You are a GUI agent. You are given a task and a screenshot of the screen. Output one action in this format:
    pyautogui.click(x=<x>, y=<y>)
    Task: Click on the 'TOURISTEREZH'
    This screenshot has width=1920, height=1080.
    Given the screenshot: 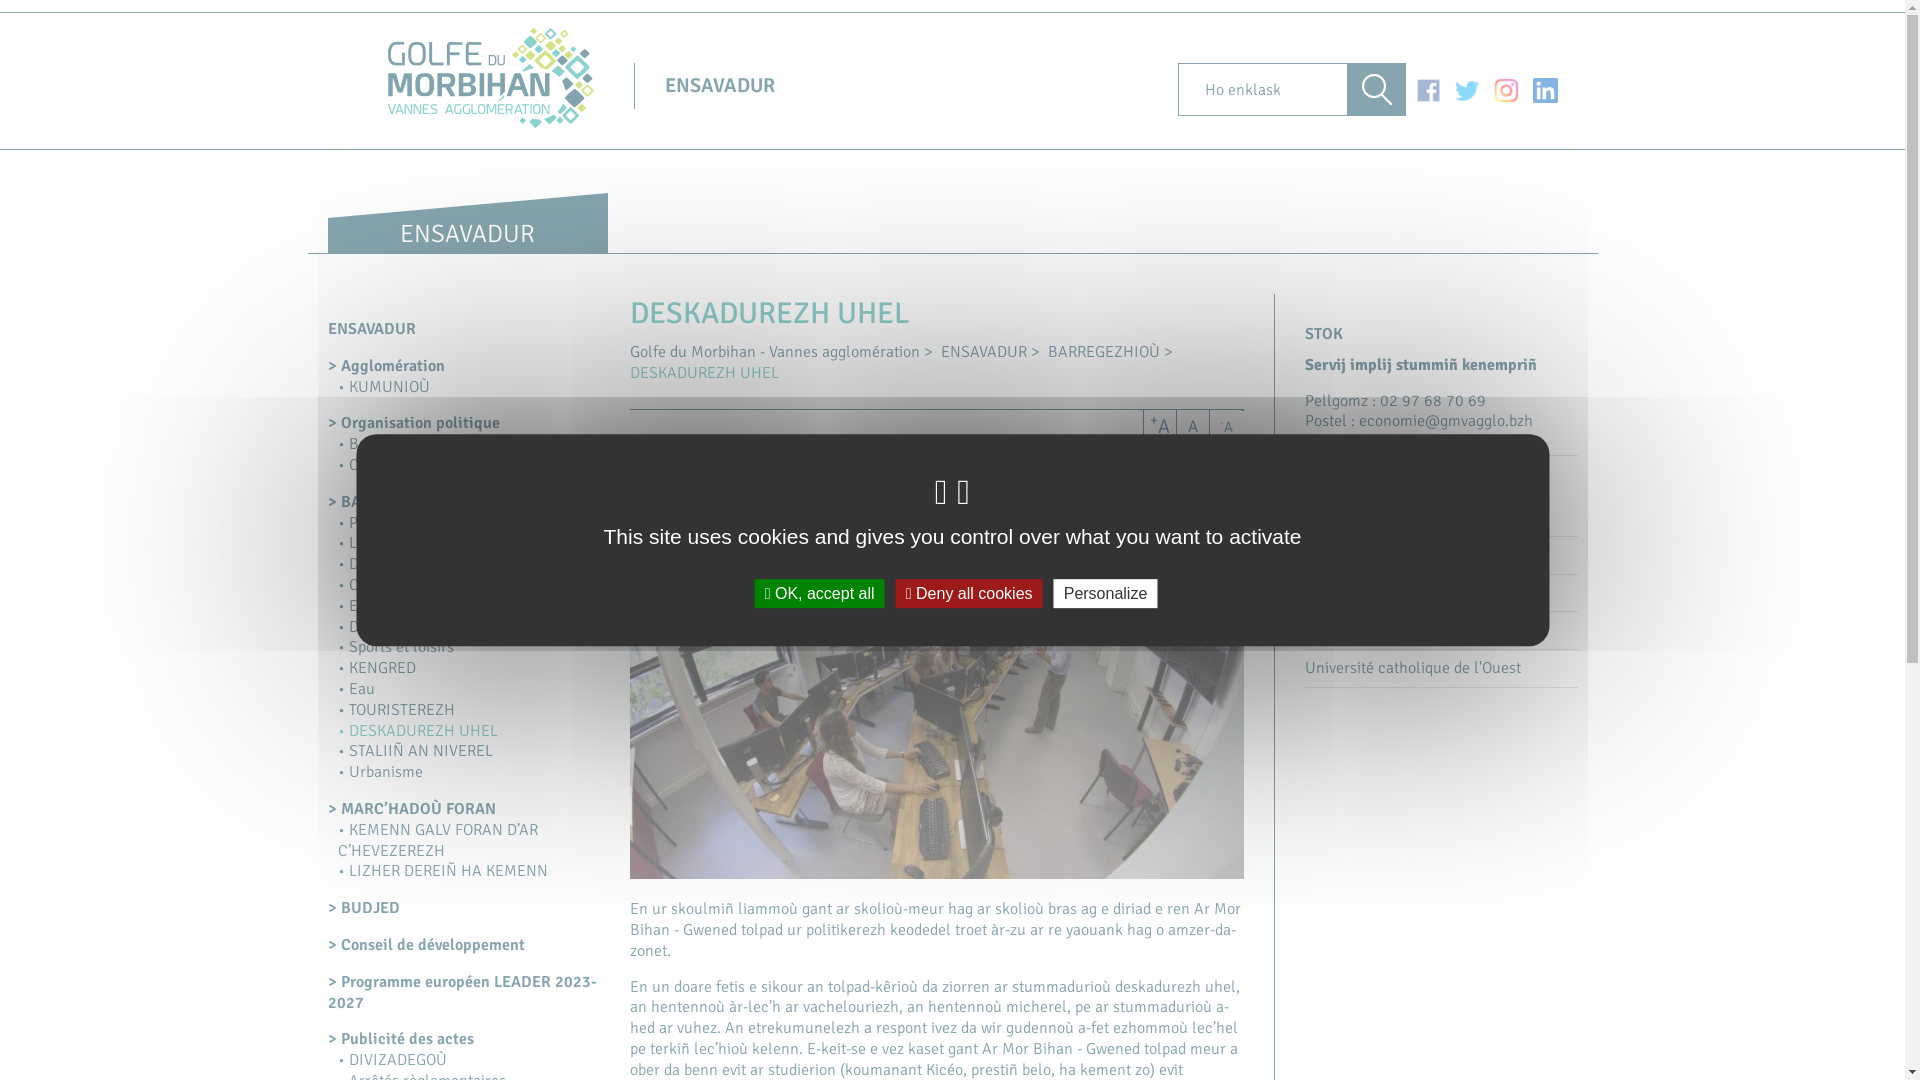 What is the action you would take?
    pyautogui.click(x=396, y=708)
    